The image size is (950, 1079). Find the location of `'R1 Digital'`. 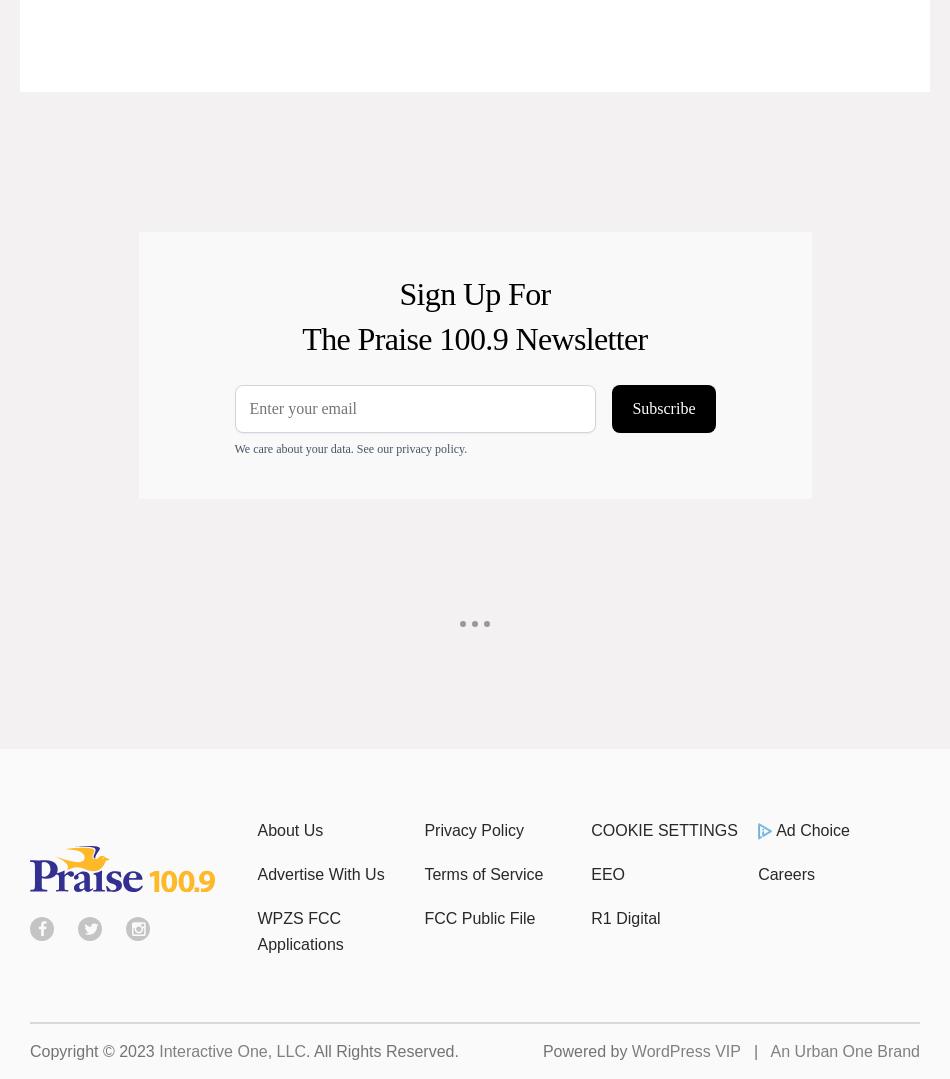

'R1 Digital' is located at coordinates (625, 918).